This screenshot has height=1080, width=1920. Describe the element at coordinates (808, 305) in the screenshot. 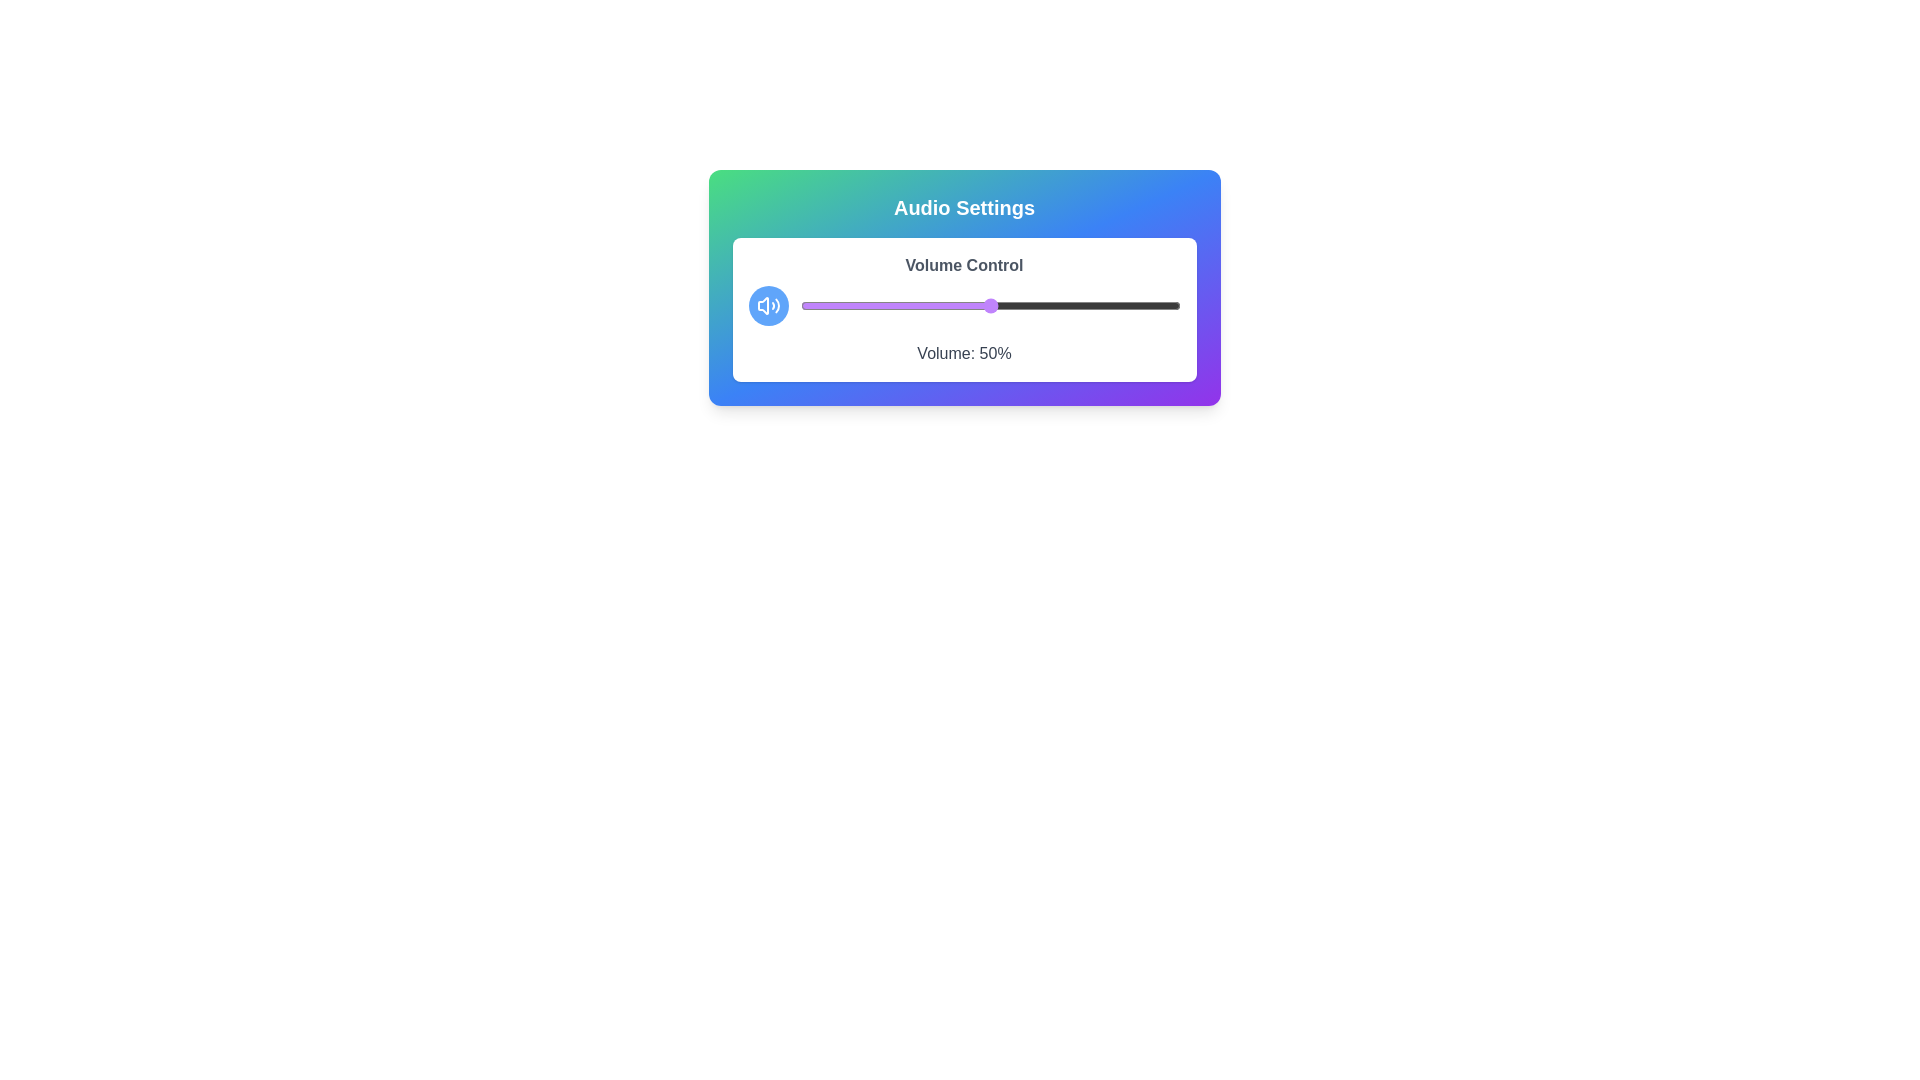

I see `volume` at that location.